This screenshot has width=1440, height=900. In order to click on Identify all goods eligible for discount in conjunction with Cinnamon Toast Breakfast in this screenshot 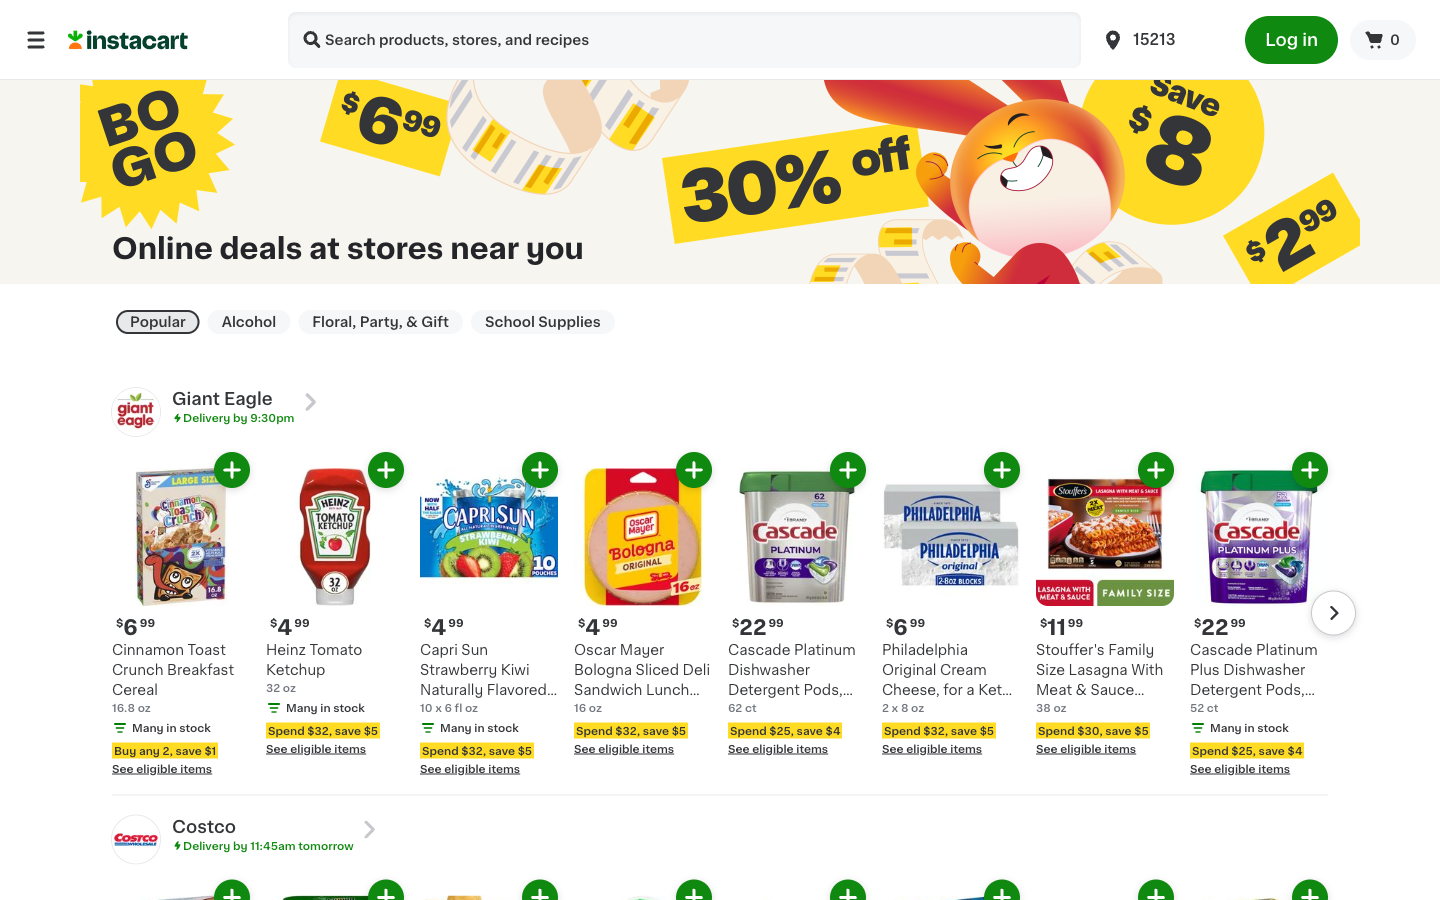, I will do `click(209, 782)`.